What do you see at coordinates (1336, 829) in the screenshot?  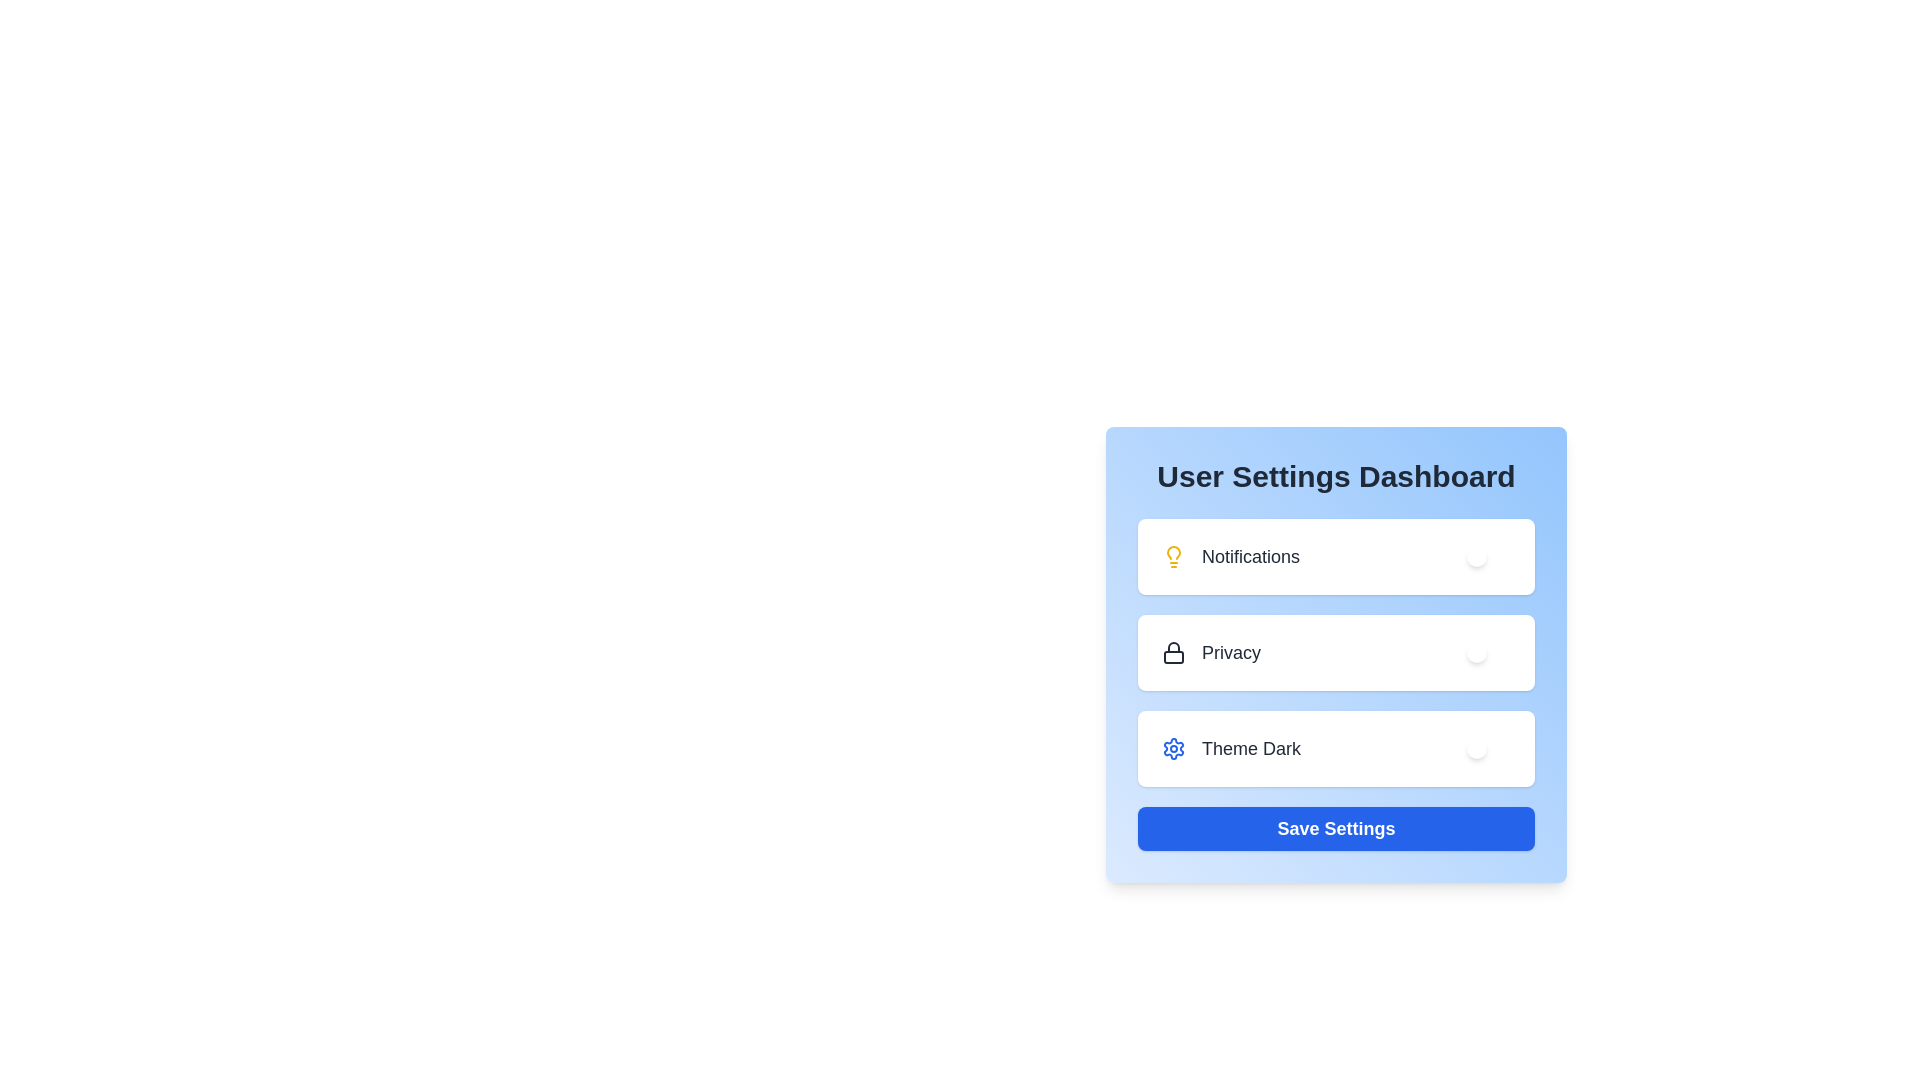 I see `'Save Settings' button to save the current configuration` at bounding box center [1336, 829].